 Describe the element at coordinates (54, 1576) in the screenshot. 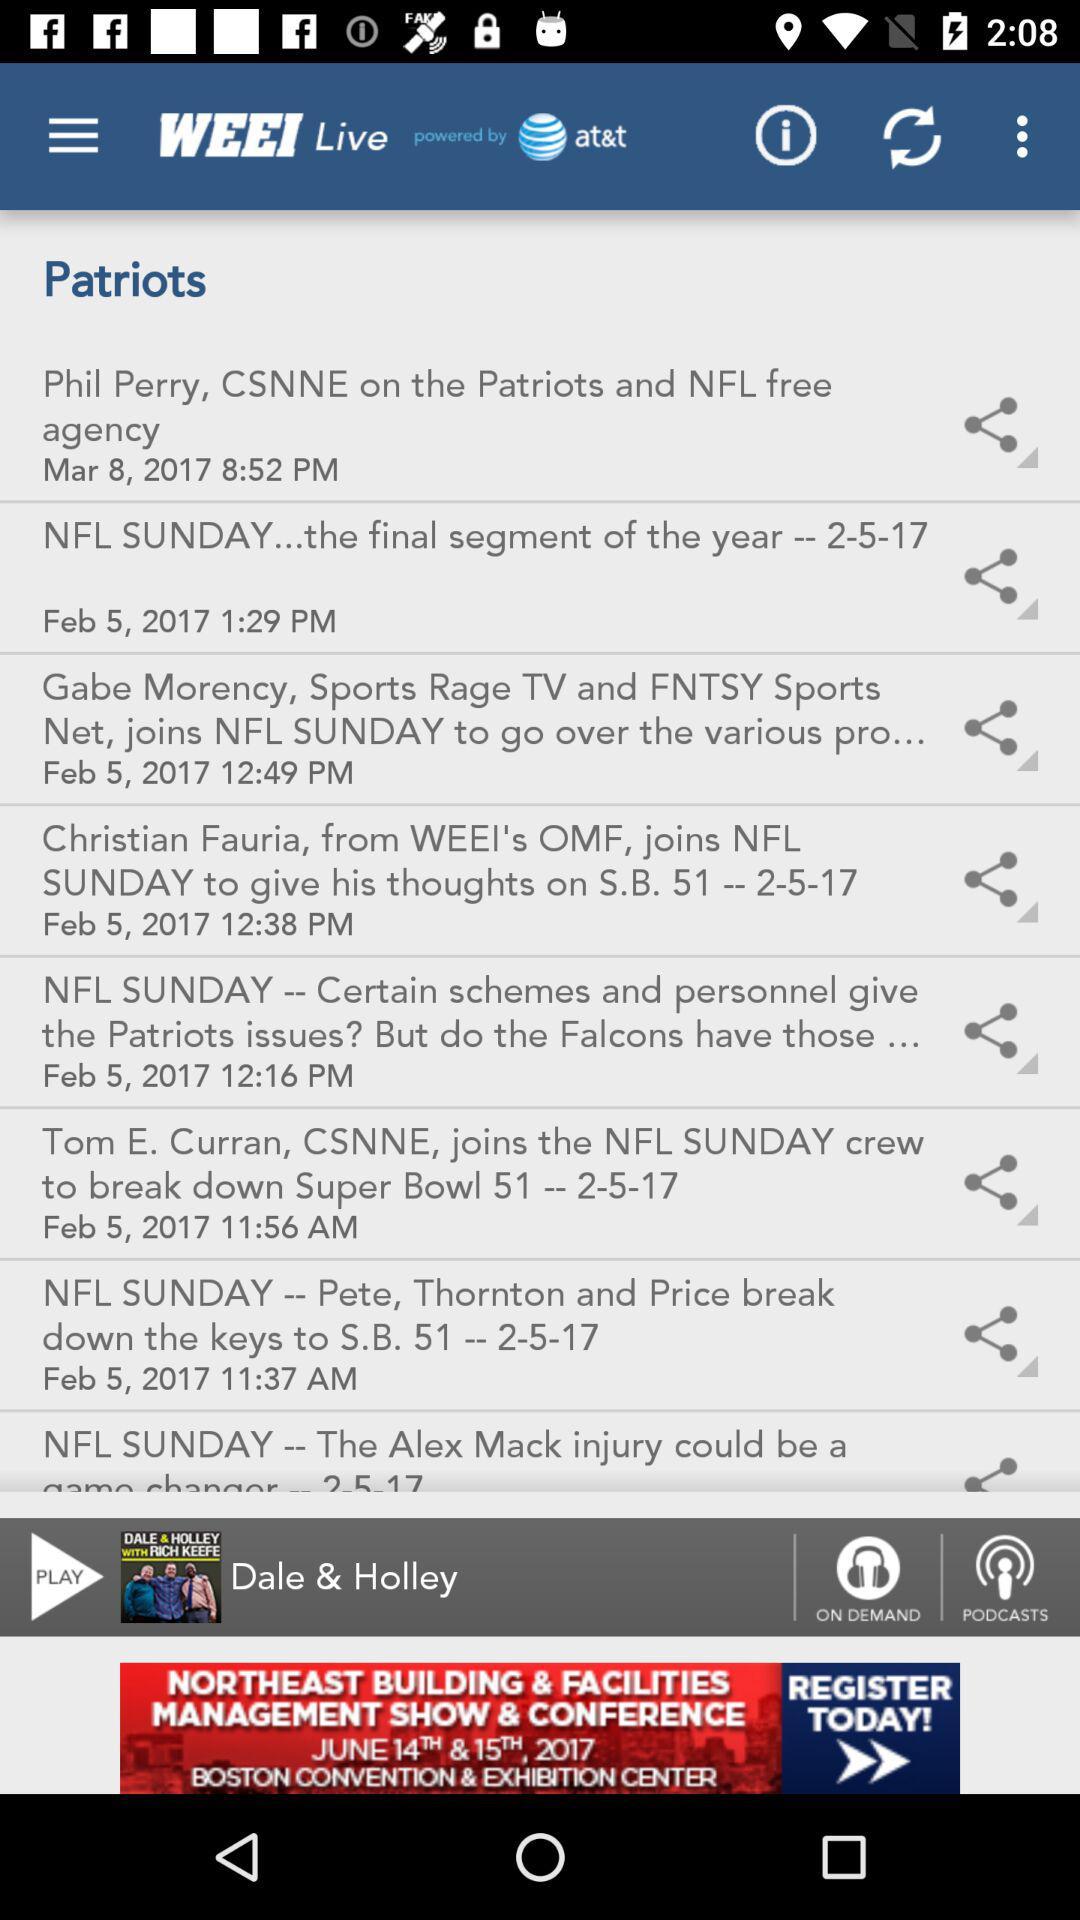

I see `the play icon` at that location.